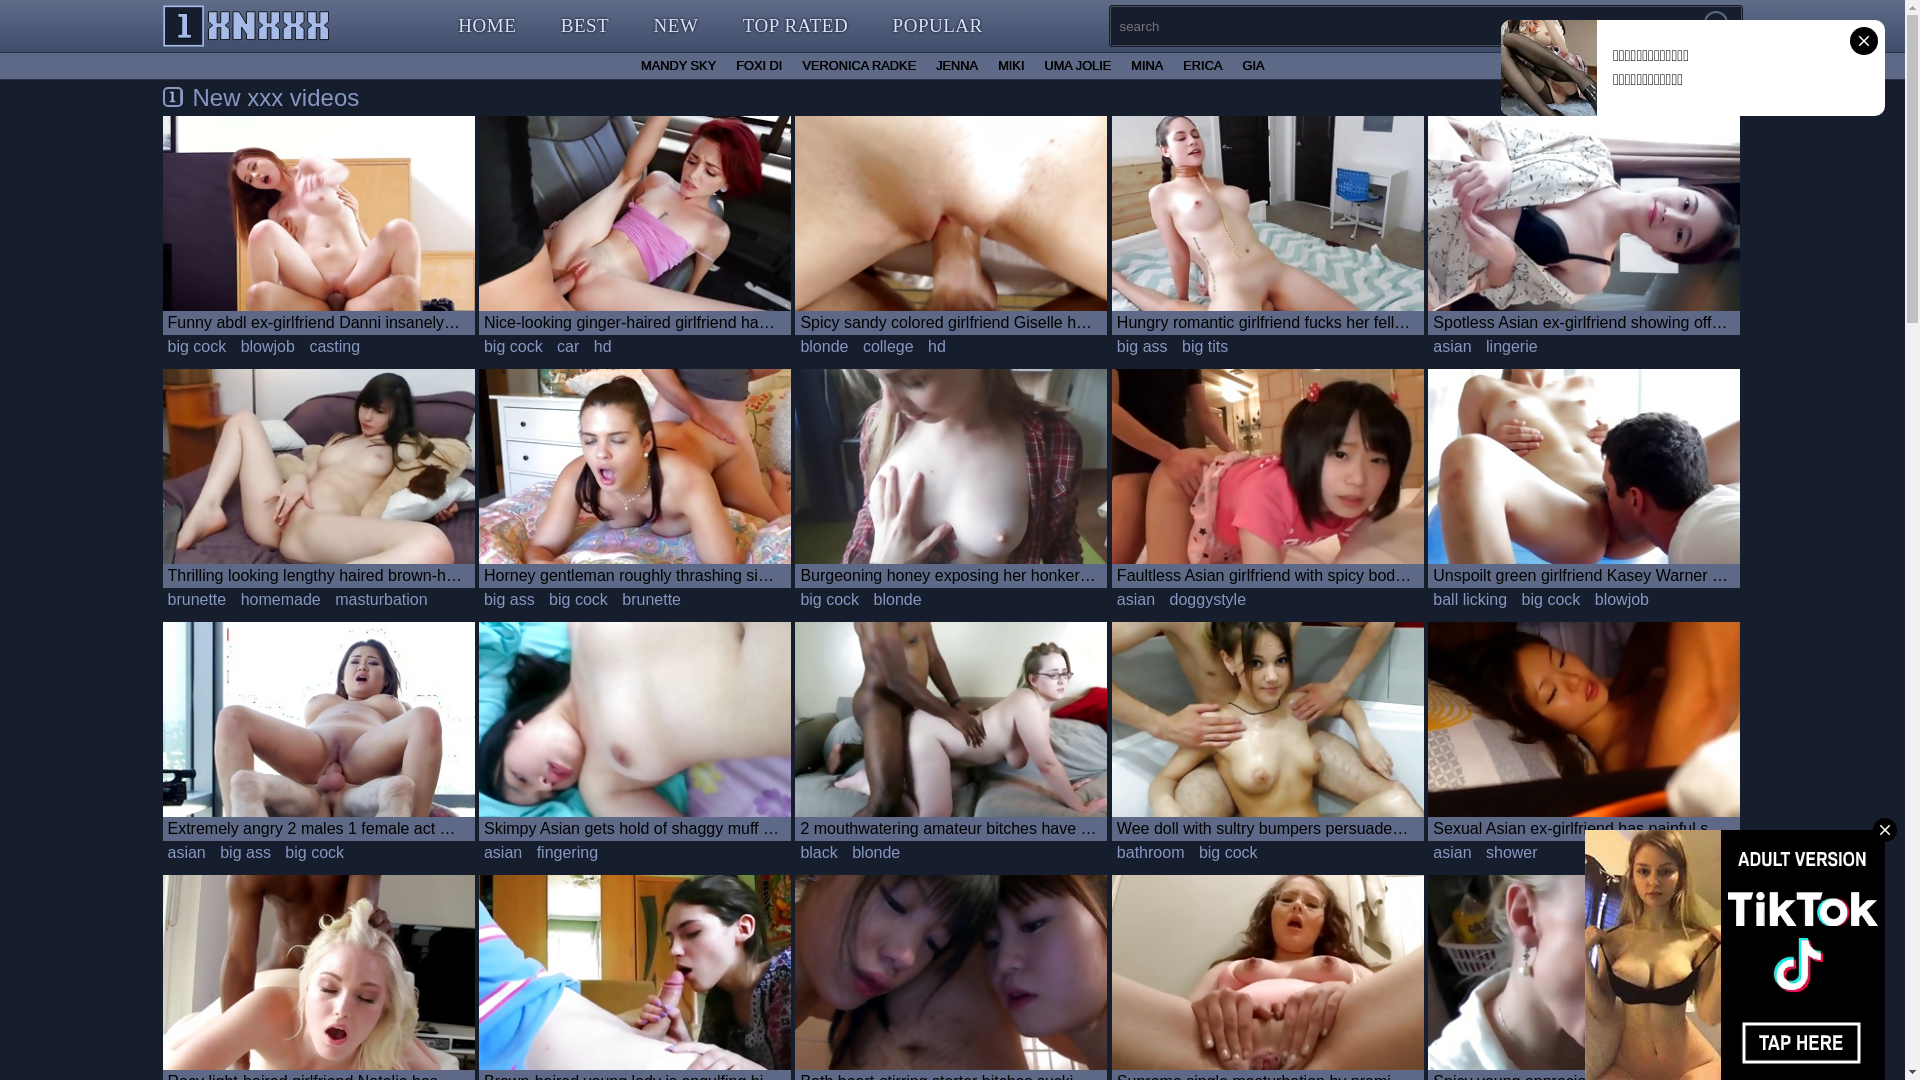 Image resolution: width=1920 pixels, height=1080 pixels. Describe the element at coordinates (186, 852) in the screenshot. I see `'asian'` at that location.